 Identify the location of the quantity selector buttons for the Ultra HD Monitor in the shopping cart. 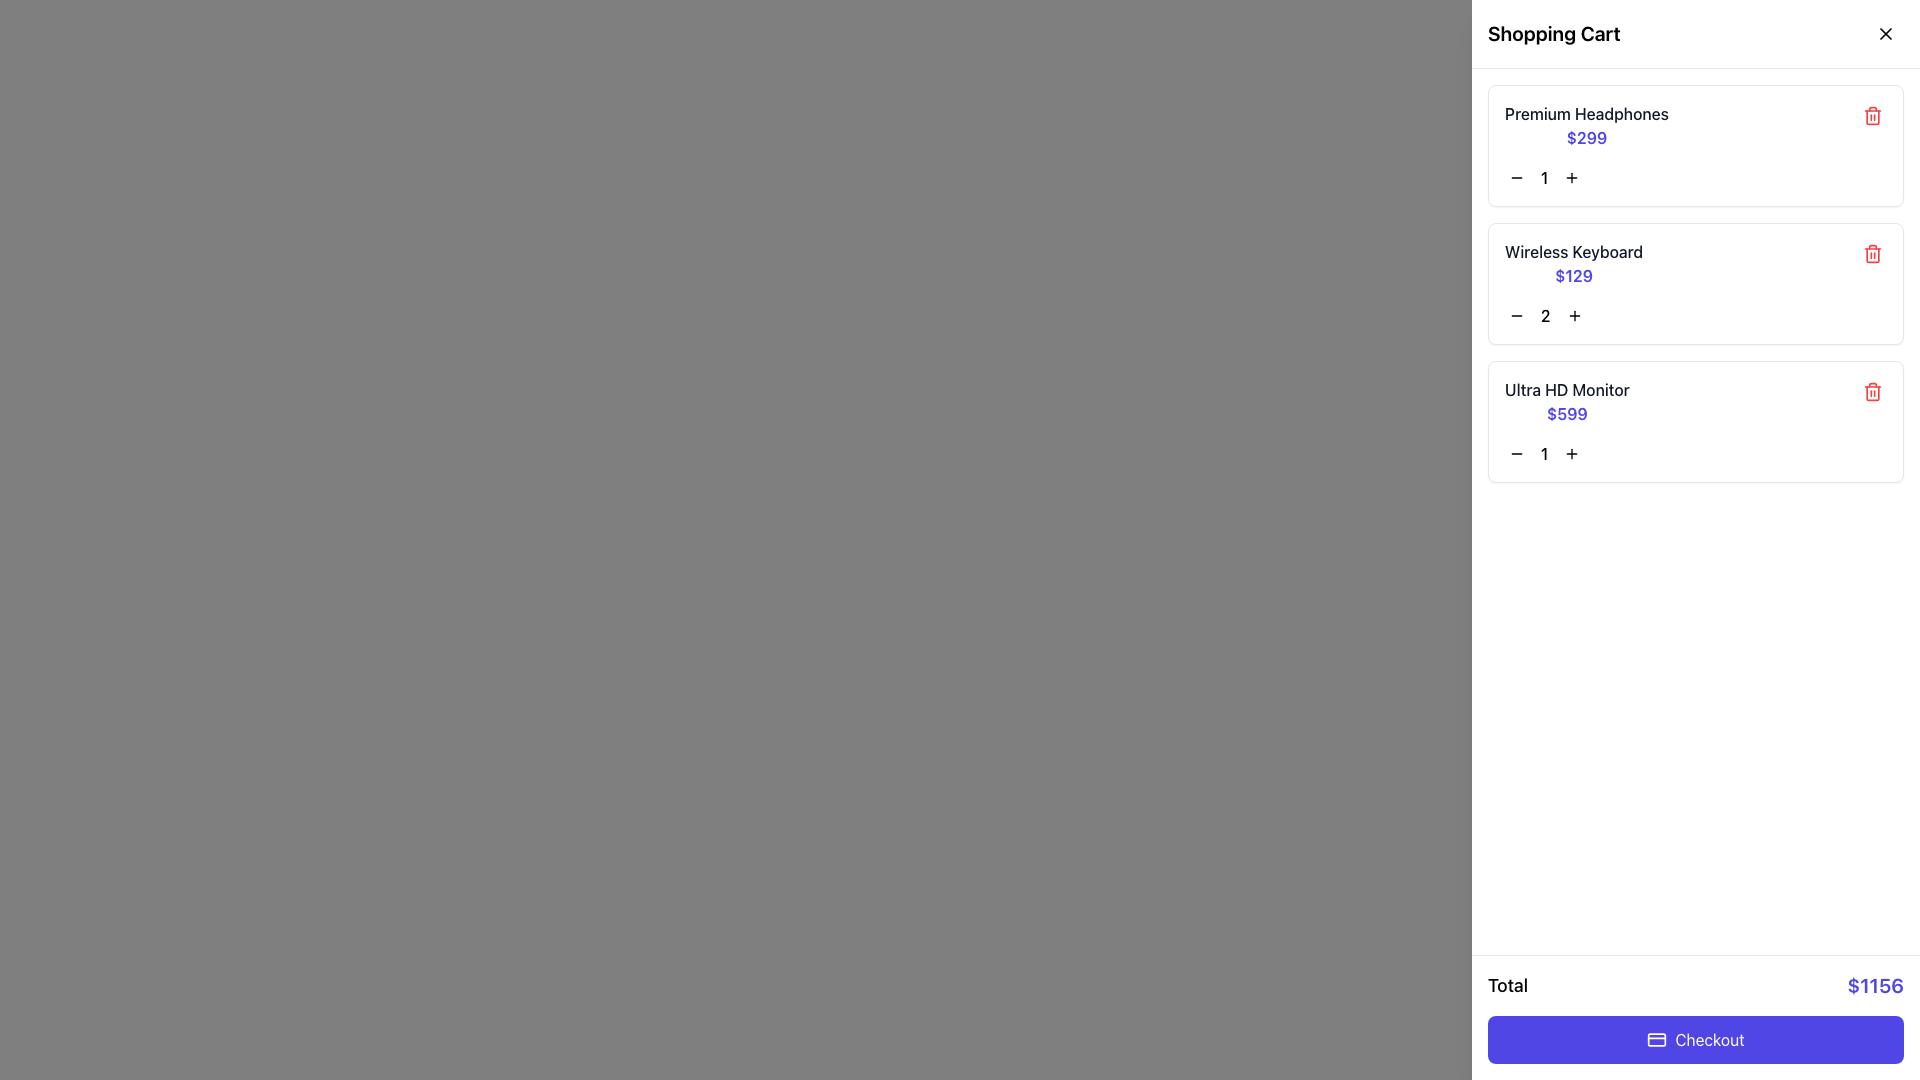
(1694, 454).